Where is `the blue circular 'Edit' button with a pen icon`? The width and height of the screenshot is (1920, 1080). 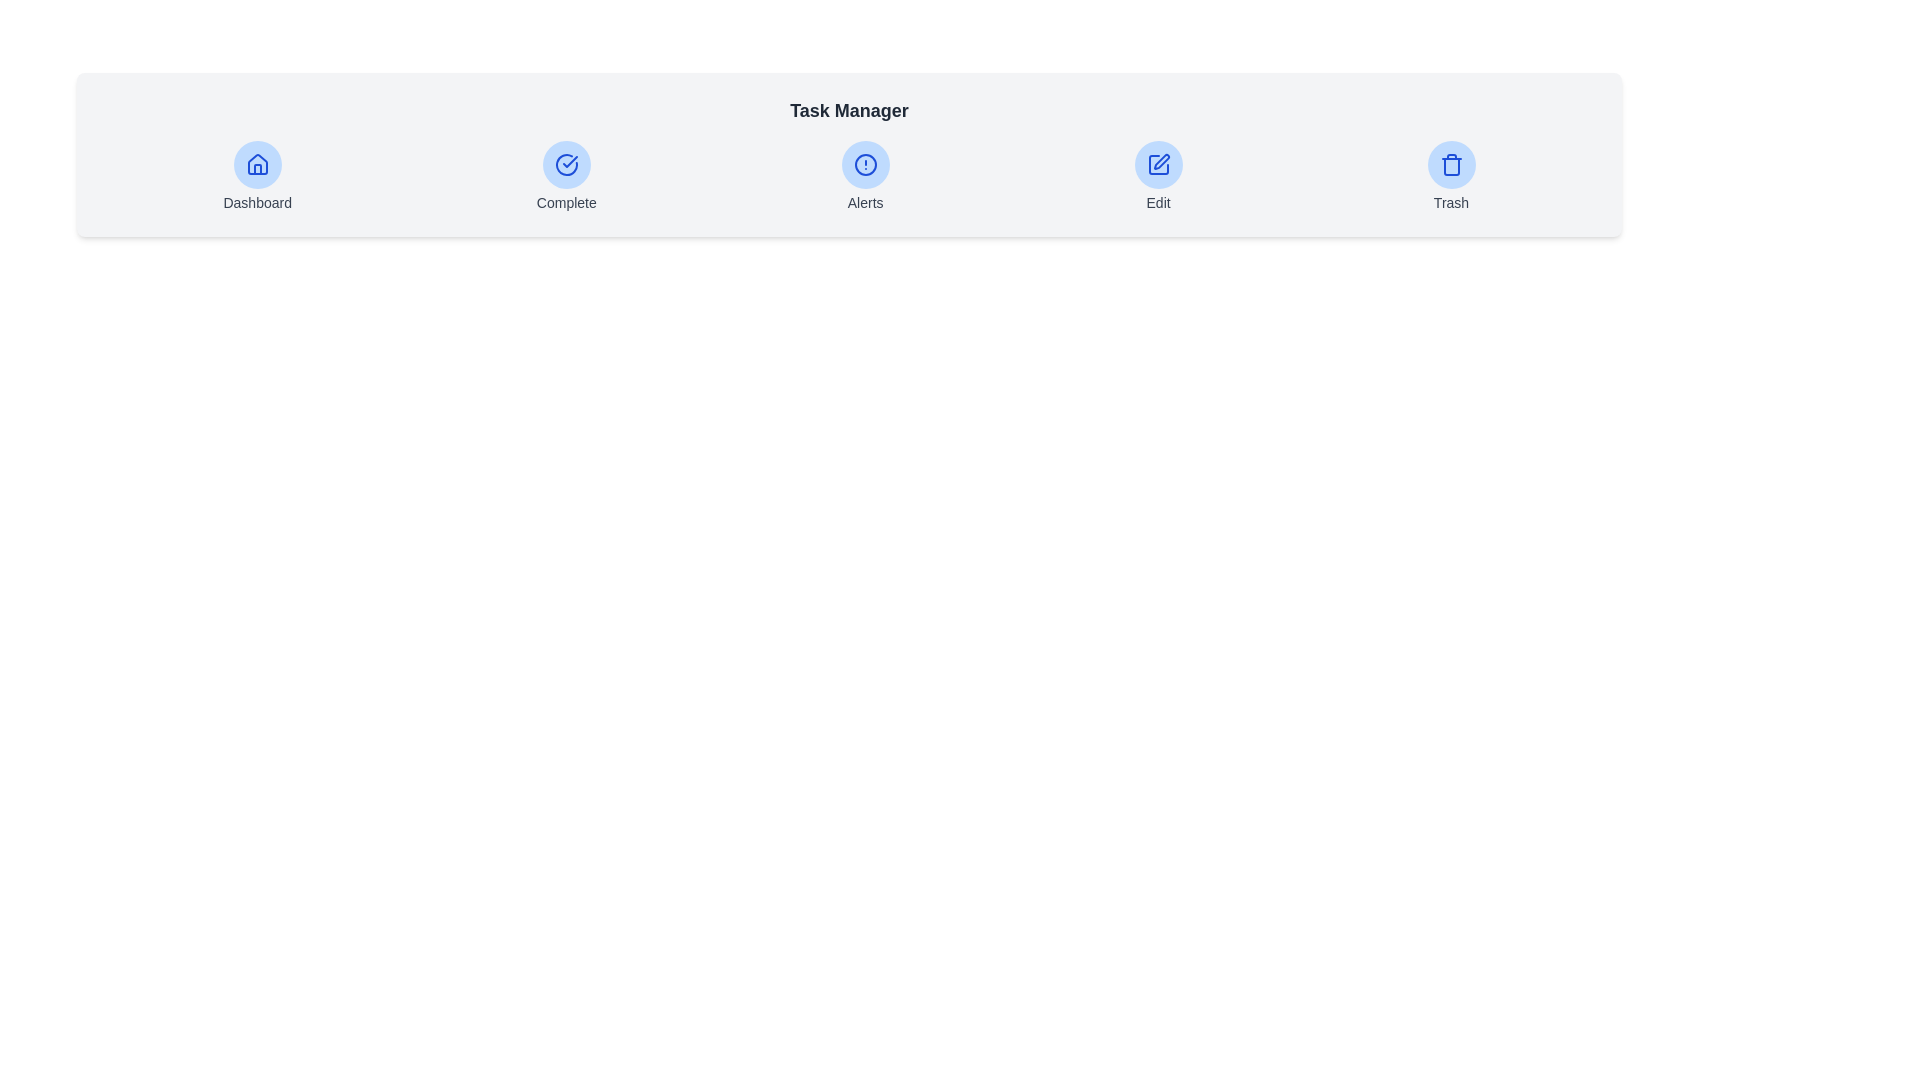 the blue circular 'Edit' button with a pen icon is located at coordinates (1158, 176).